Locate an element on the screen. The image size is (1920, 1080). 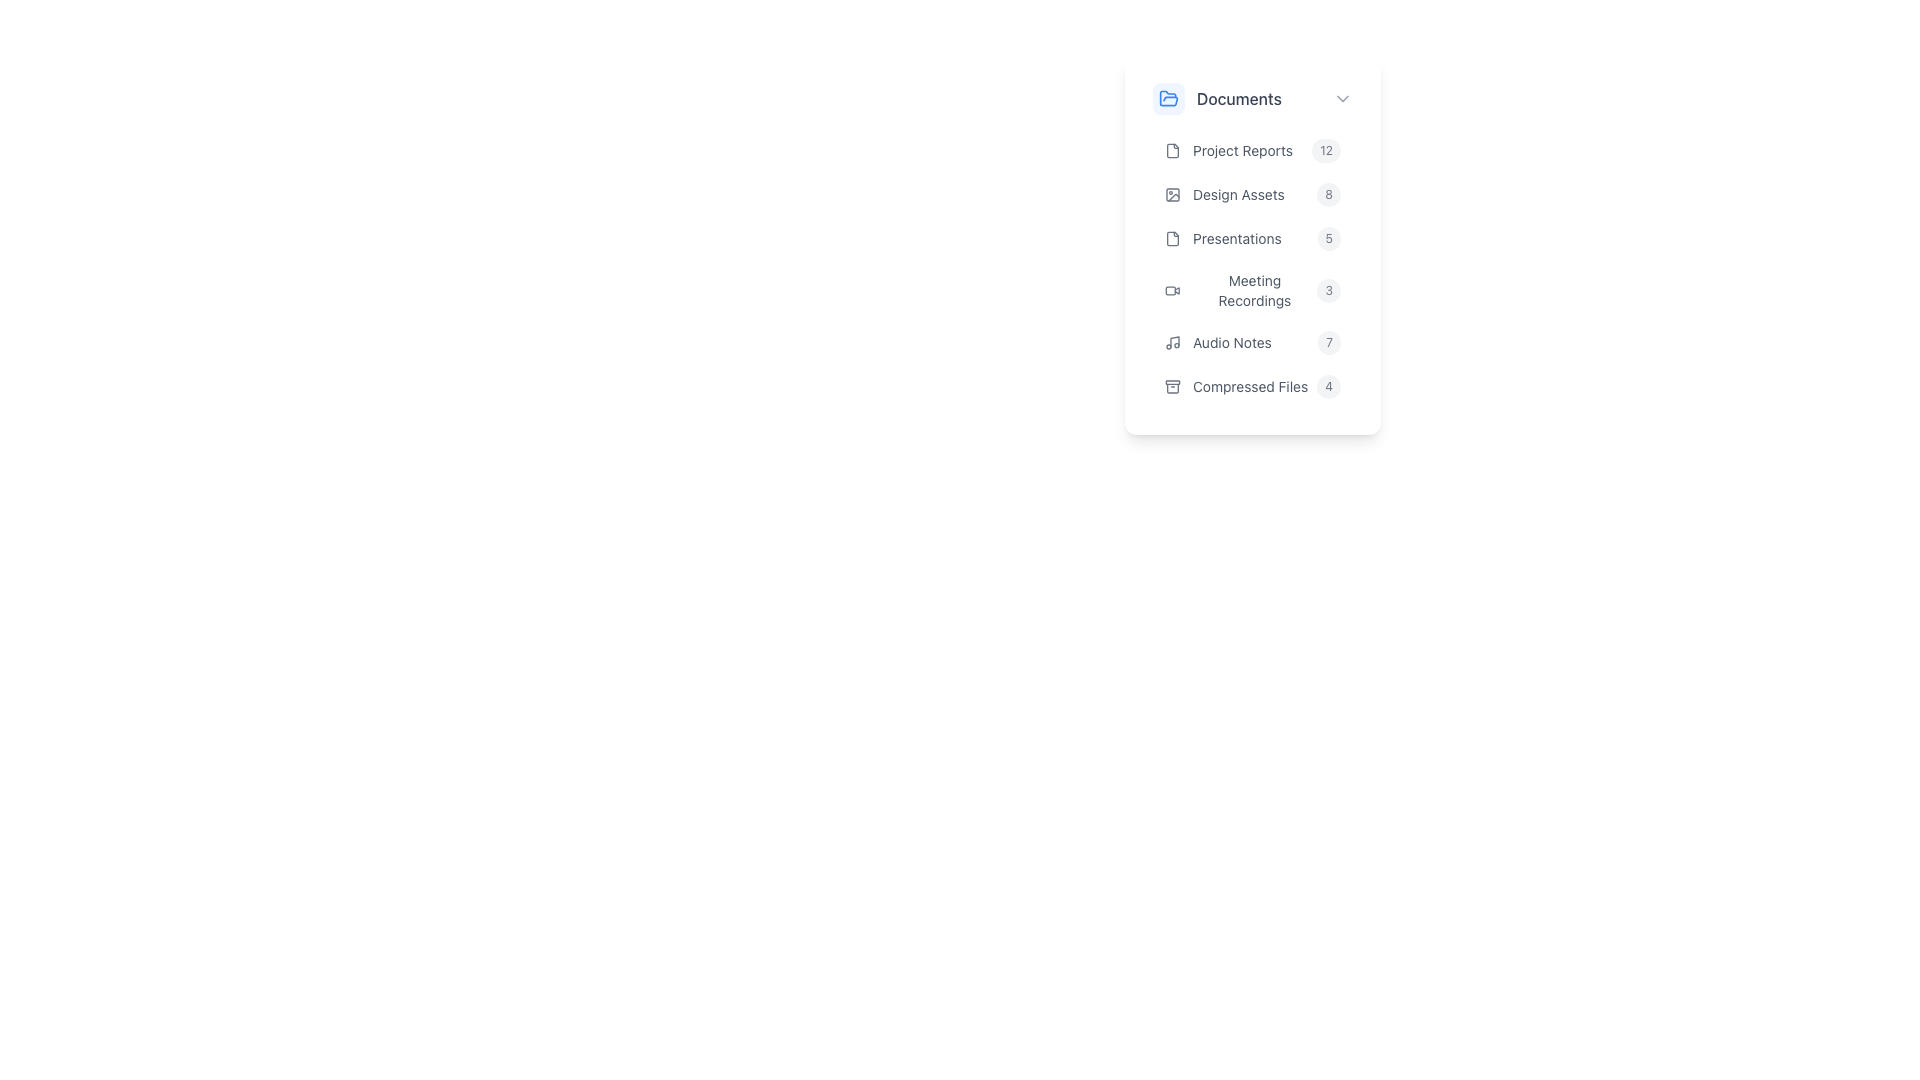
the Counter badge located at the far right of the 'Project Reports' section within the 'Documents' vertical navigation menu is located at coordinates (1326, 149).